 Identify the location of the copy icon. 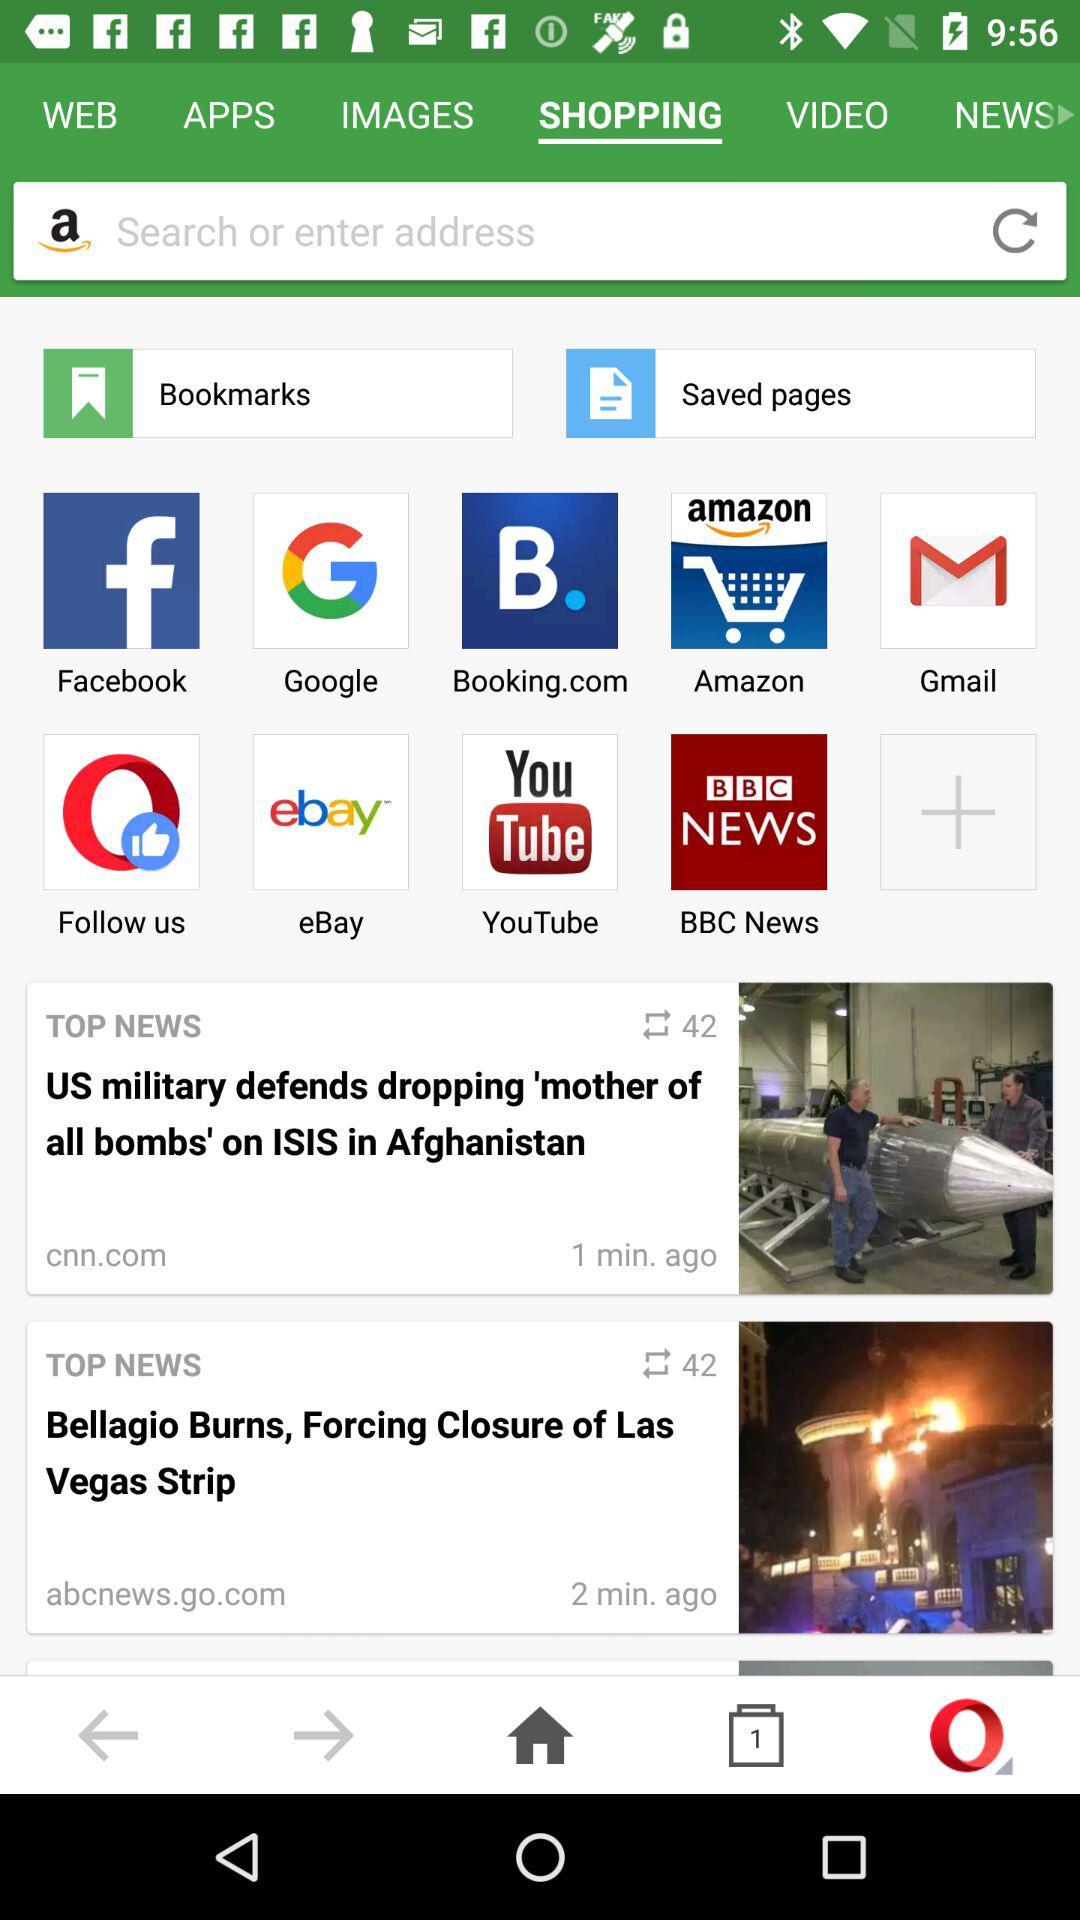
(756, 1734).